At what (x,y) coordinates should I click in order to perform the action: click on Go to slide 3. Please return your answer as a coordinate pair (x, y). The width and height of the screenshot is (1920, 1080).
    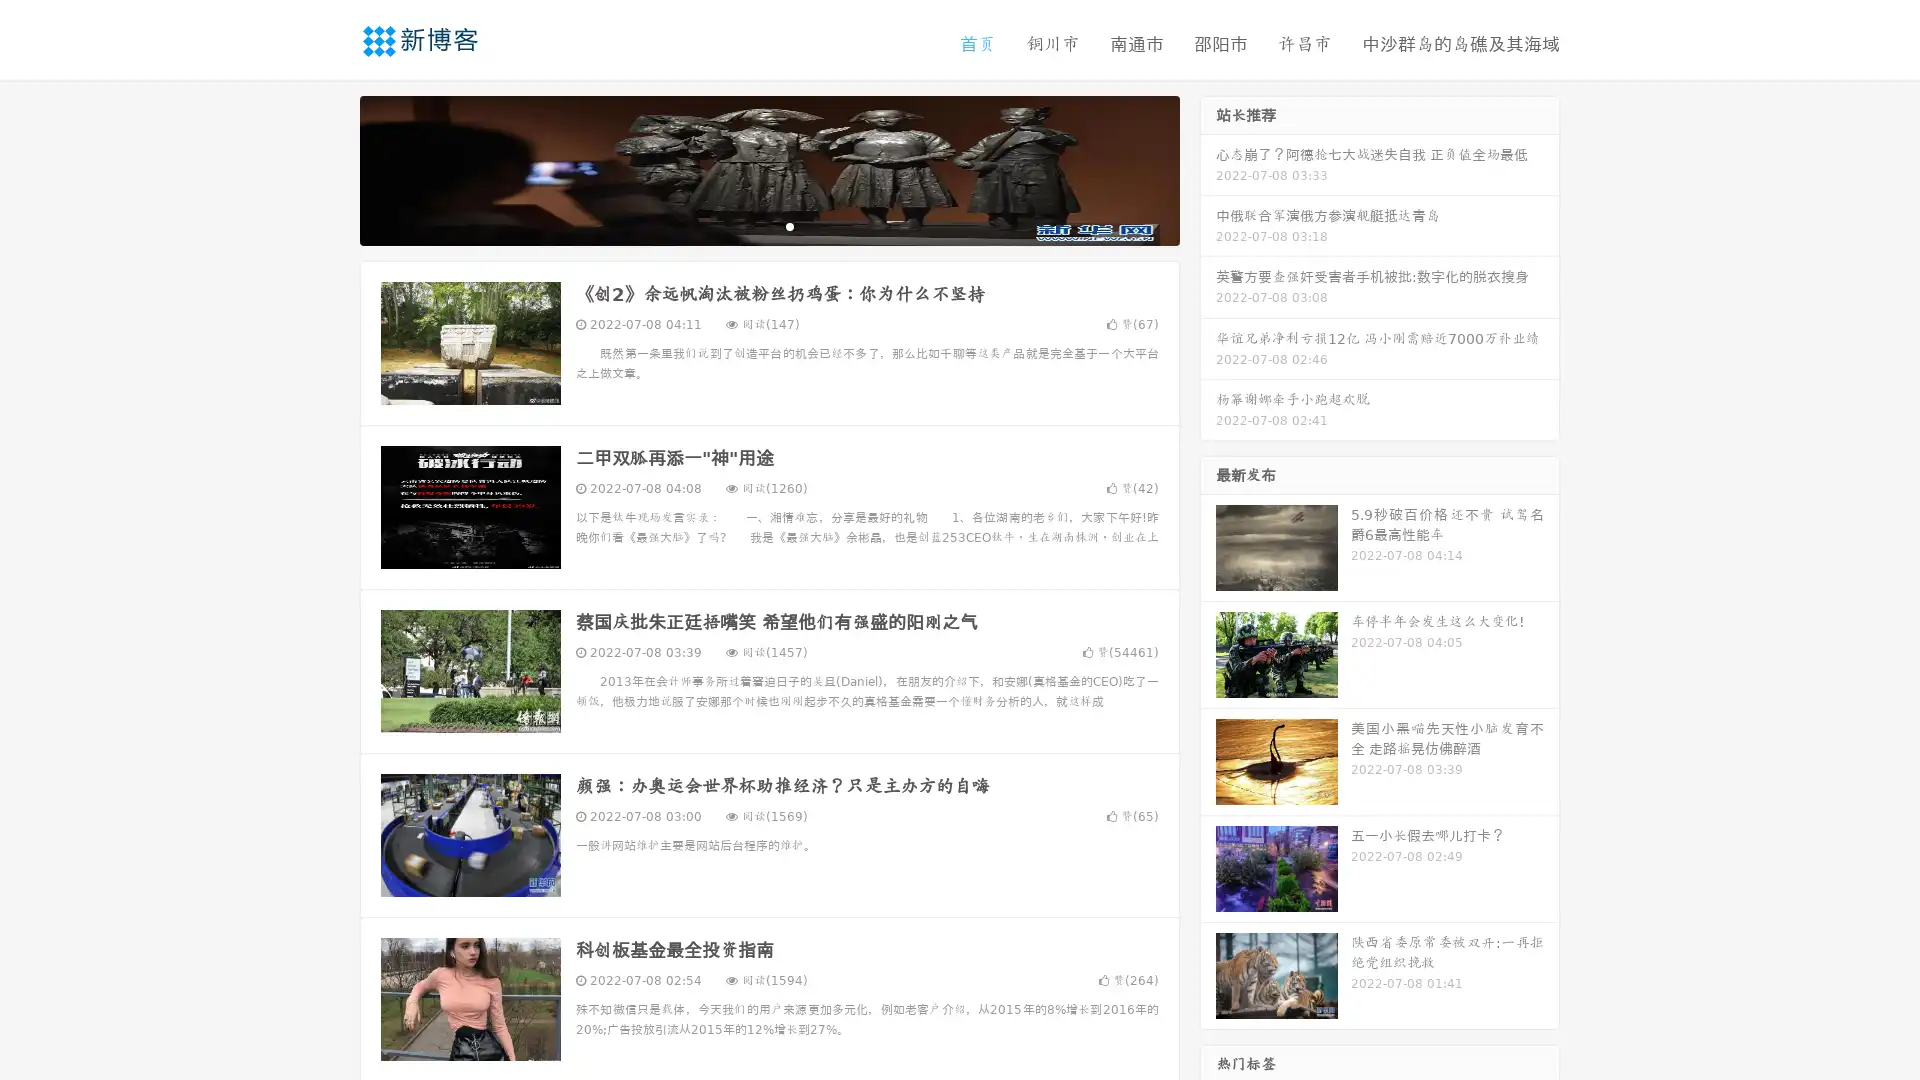
    Looking at the image, I should click on (789, 225).